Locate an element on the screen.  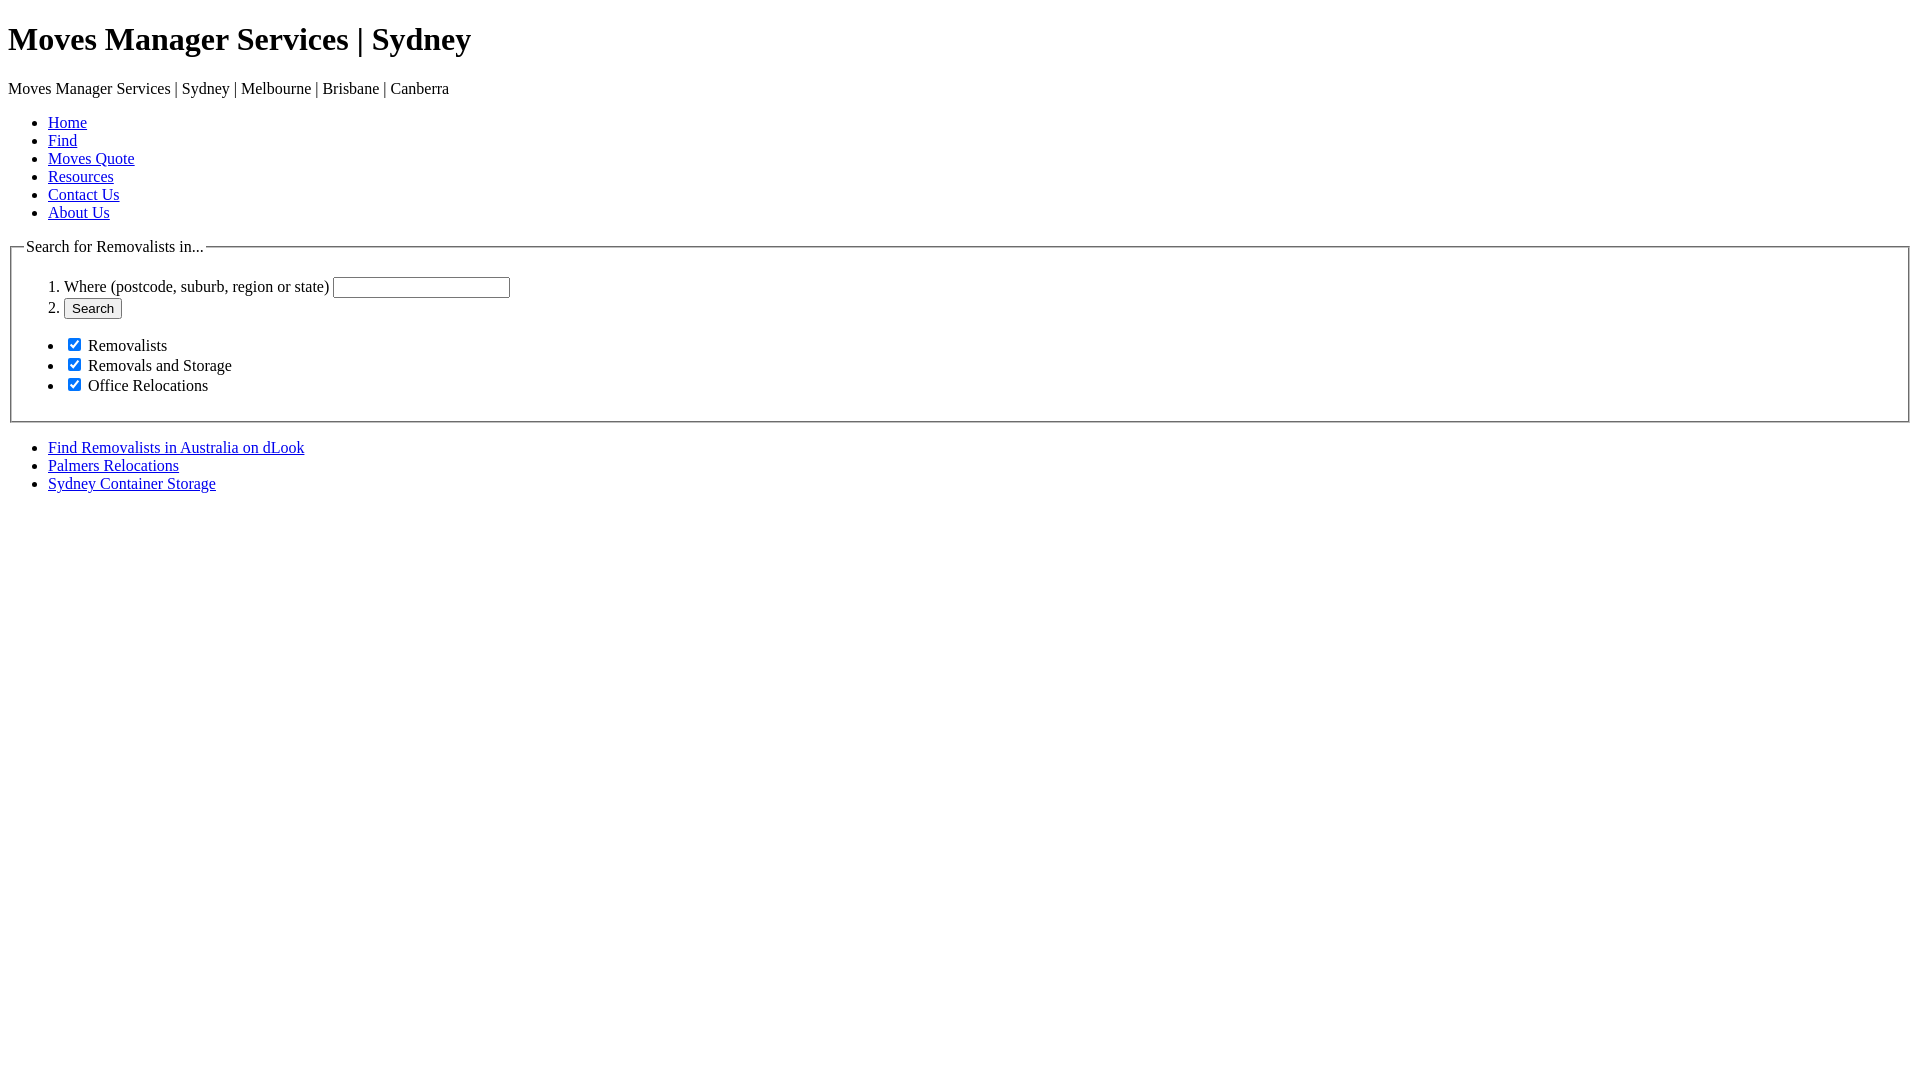
'Sydney Container Storage' is located at coordinates (48, 483).